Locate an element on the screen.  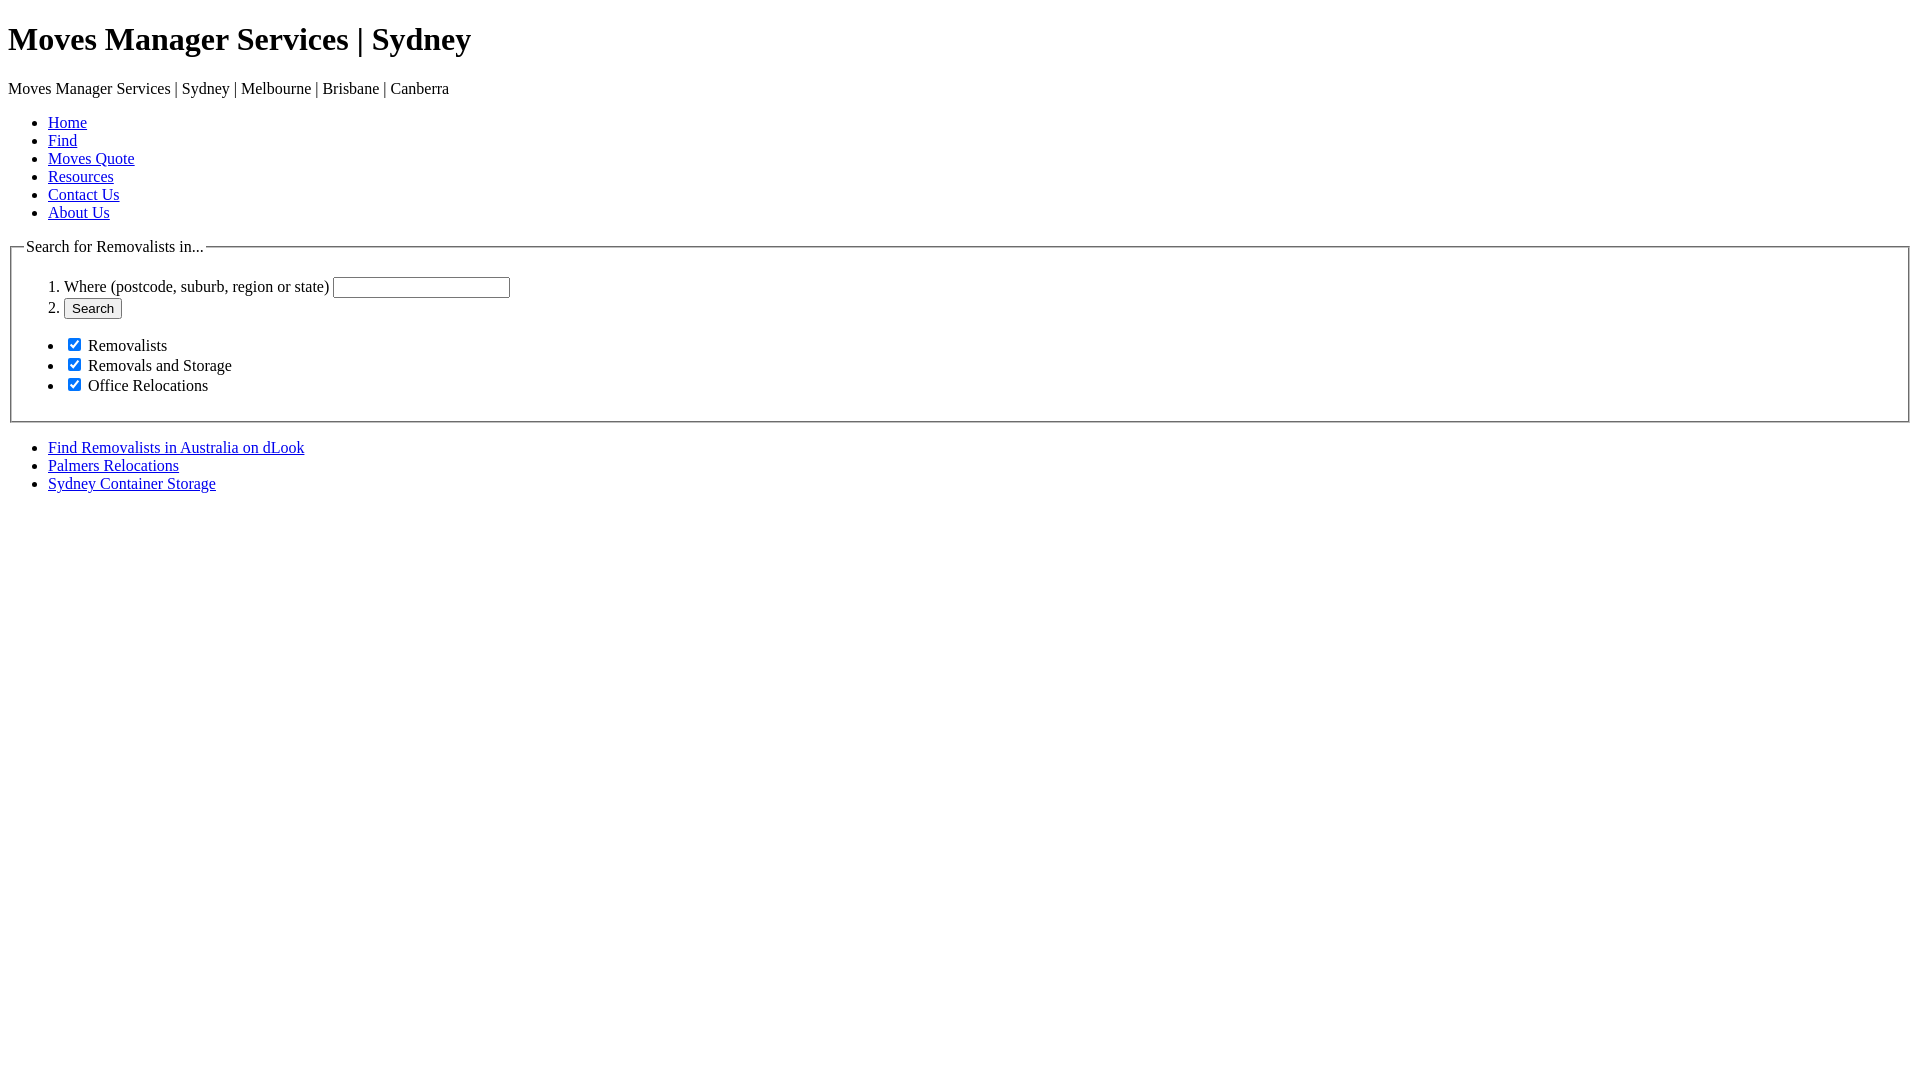
'Sydney Container Storage' is located at coordinates (48, 483).